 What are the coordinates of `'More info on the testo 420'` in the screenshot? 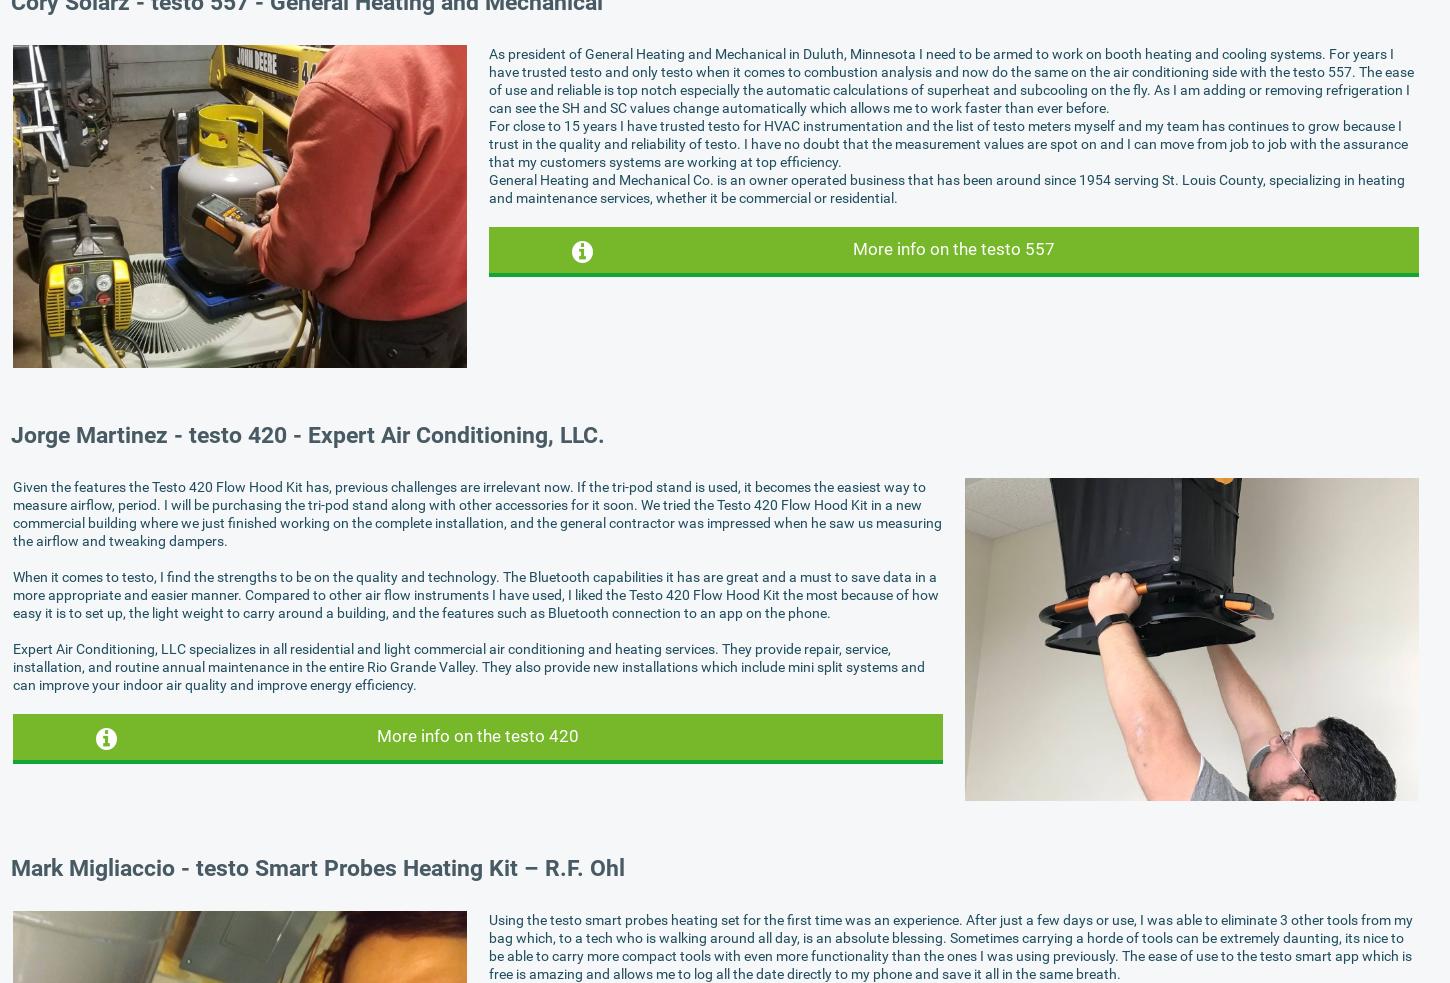 It's located at (477, 733).